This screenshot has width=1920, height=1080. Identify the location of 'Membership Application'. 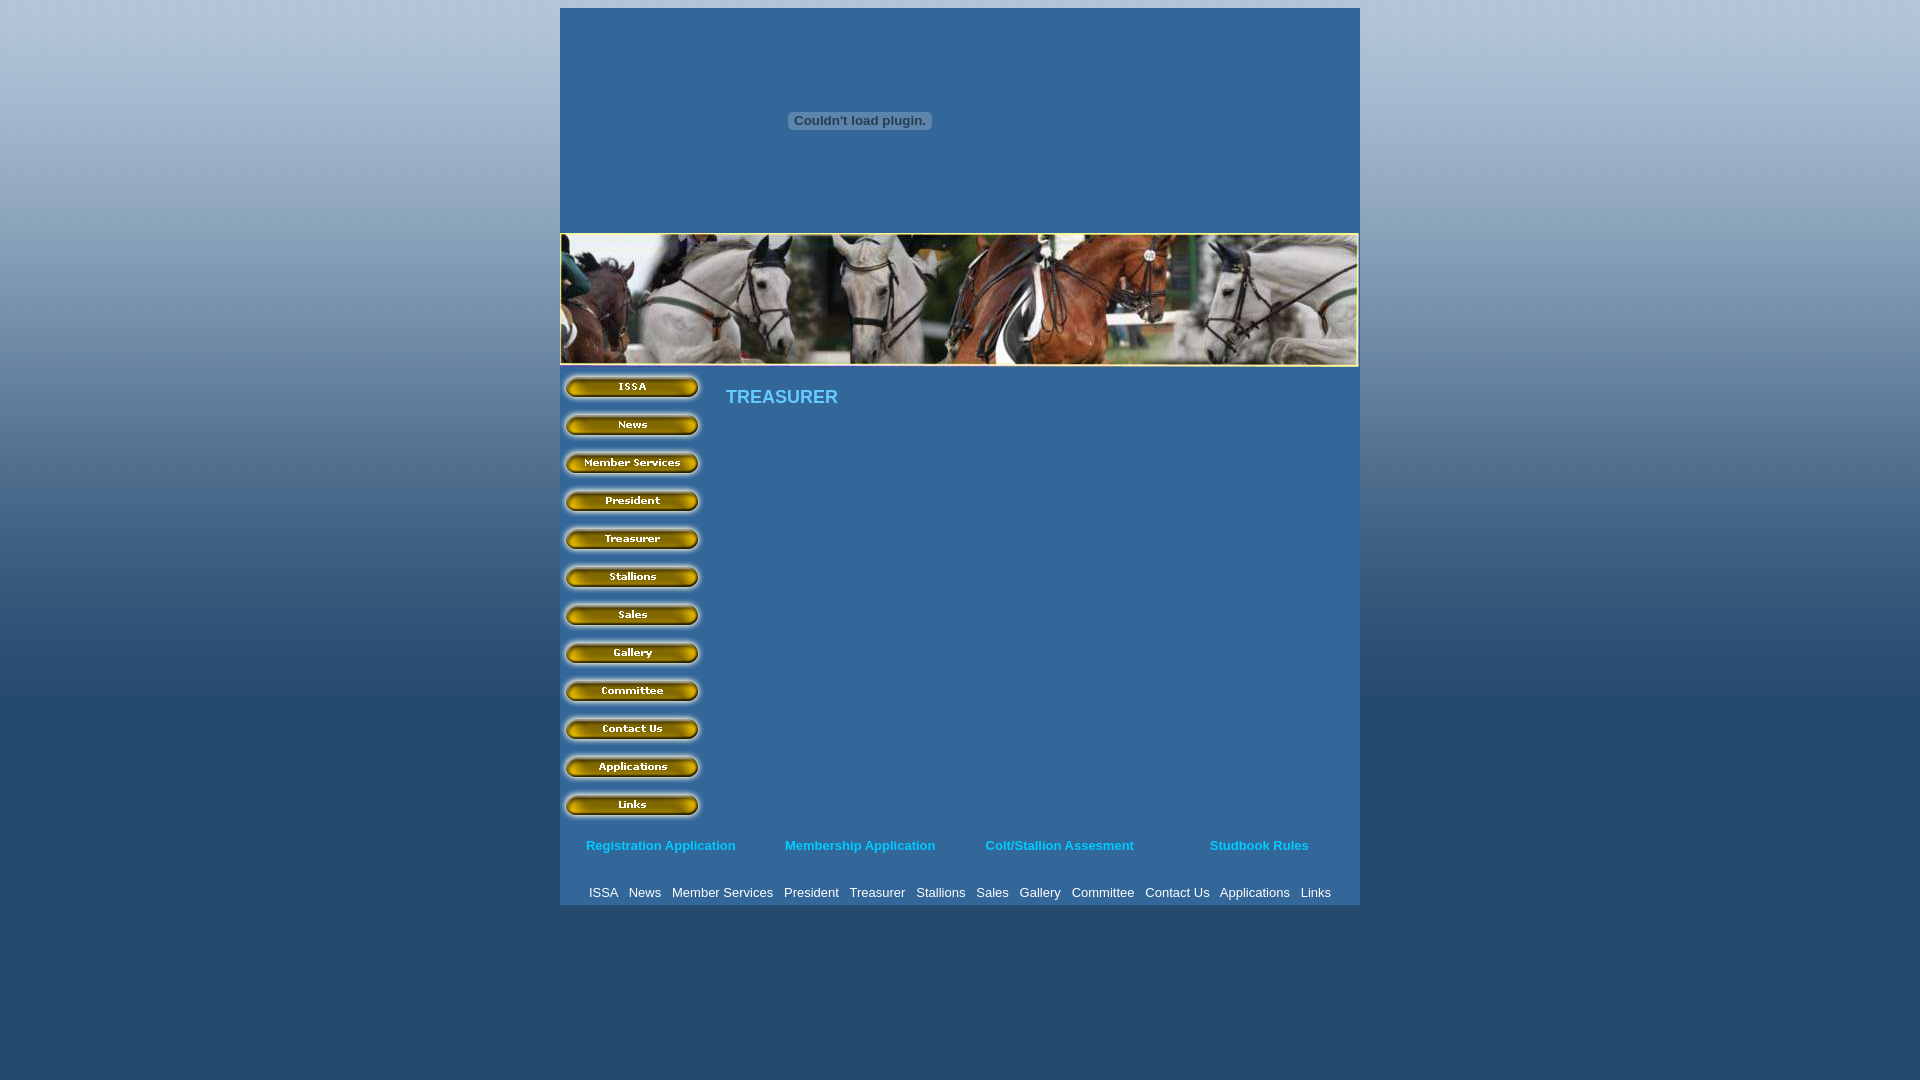
(859, 845).